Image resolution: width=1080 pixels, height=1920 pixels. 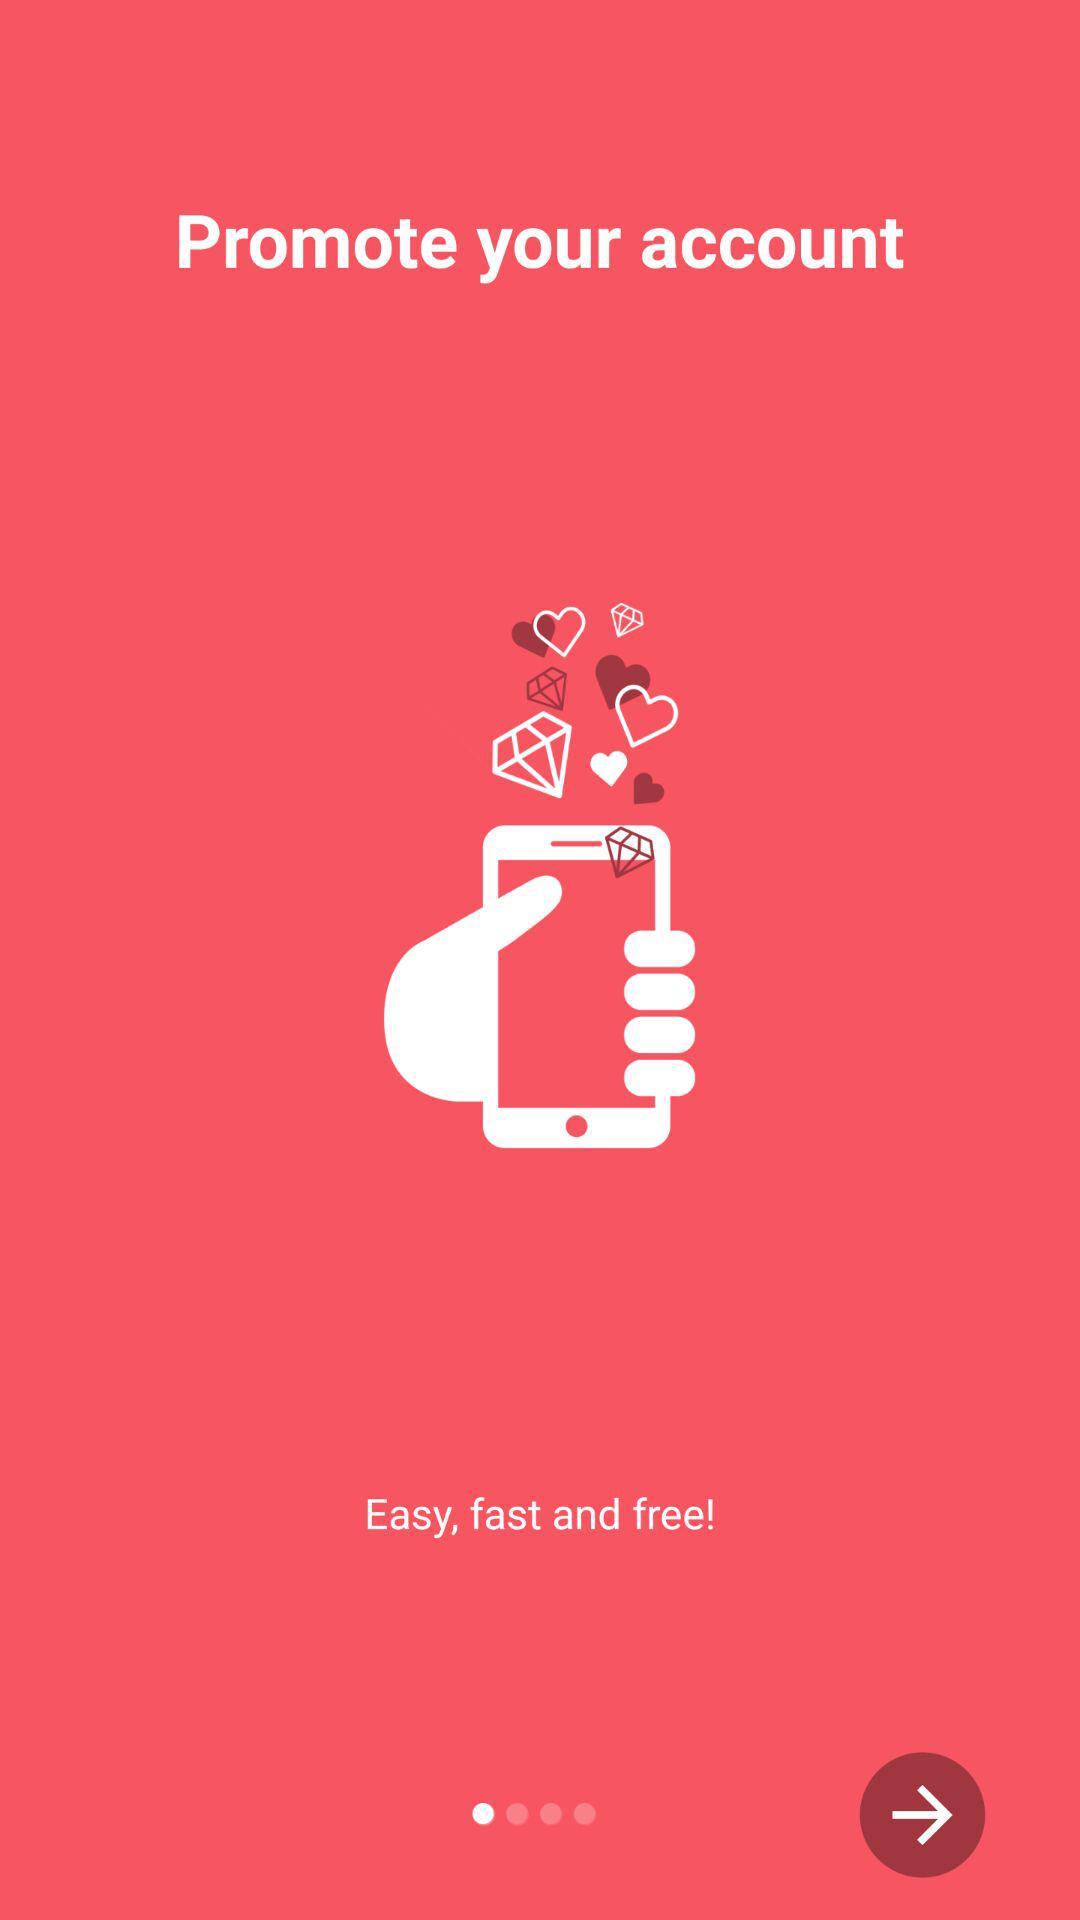 I want to click on next, so click(x=922, y=1814).